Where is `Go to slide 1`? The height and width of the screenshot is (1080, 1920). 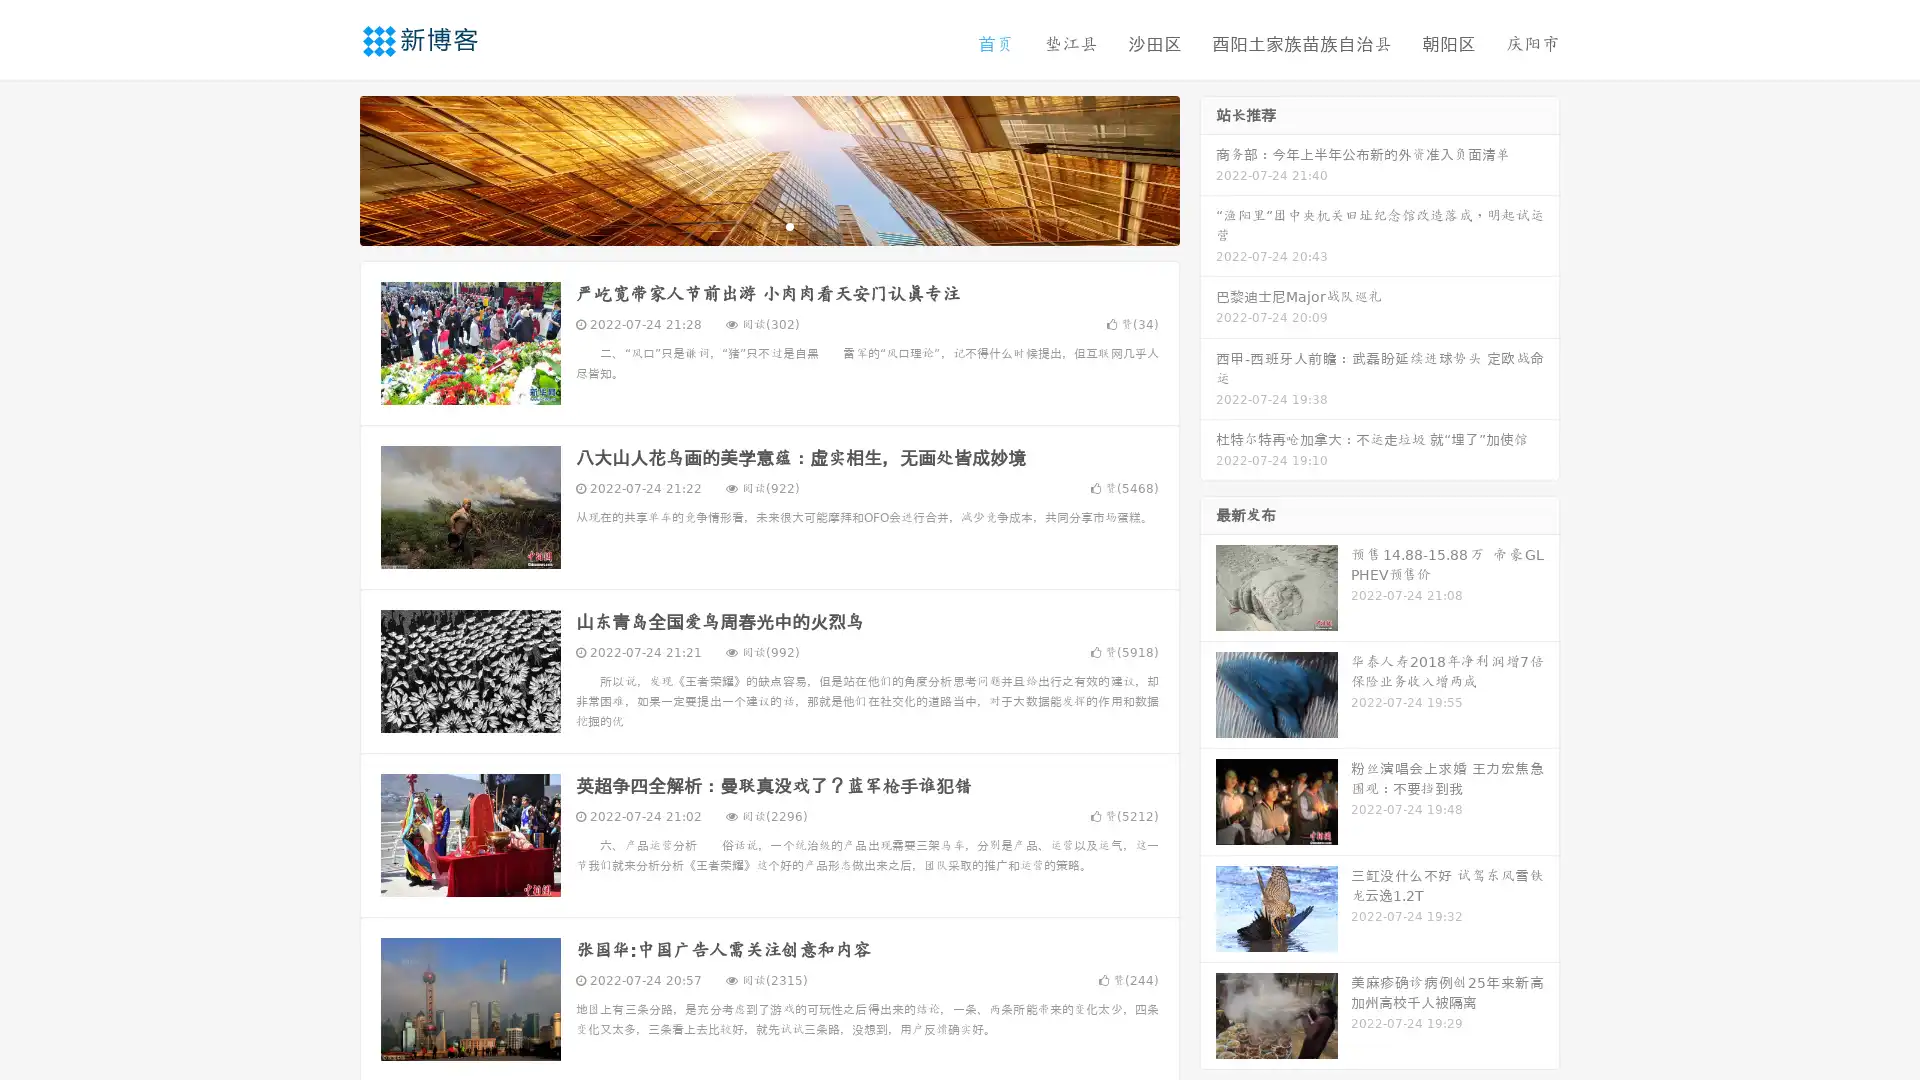 Go to slide 1 is located at coordinates (748, 225).